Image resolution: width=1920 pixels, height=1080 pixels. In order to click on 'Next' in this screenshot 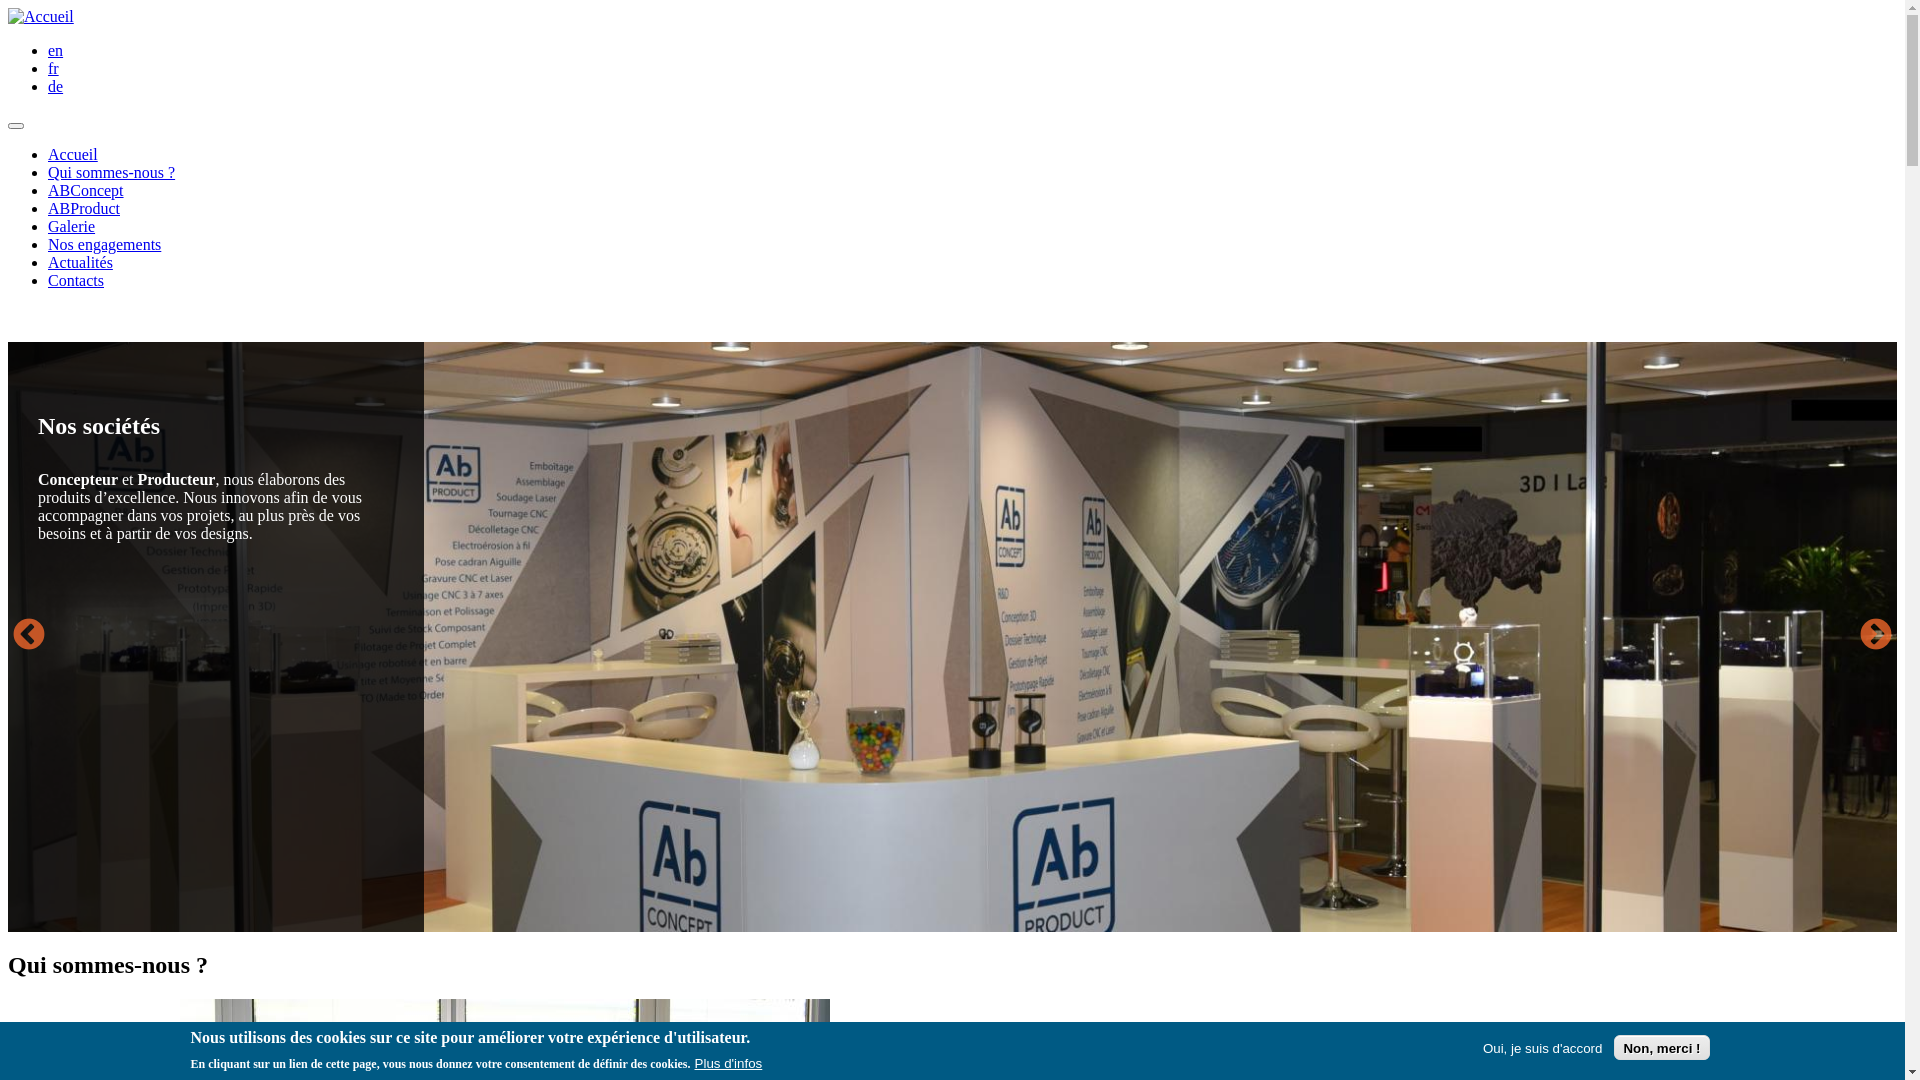, I will do `click(1853, 636)`.